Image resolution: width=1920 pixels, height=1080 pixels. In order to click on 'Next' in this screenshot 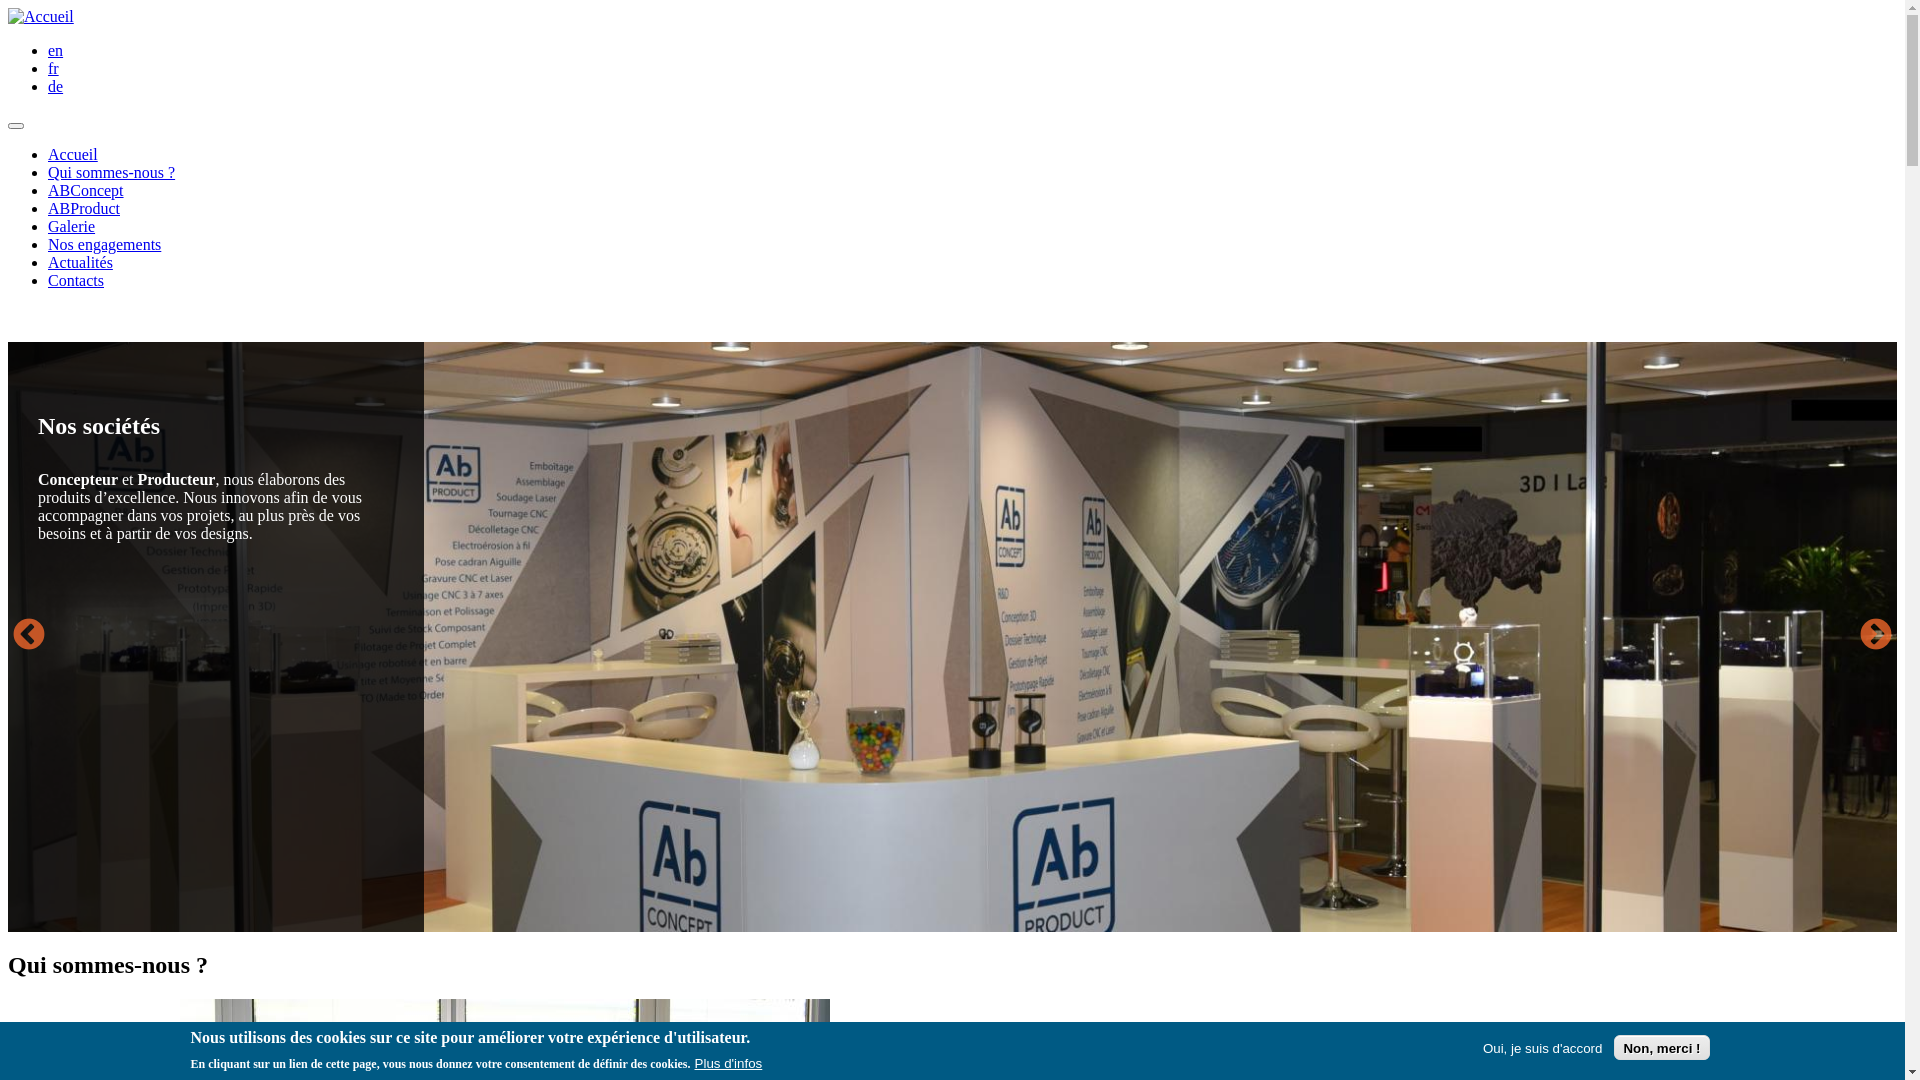, I will do `click(1853, 636)`.